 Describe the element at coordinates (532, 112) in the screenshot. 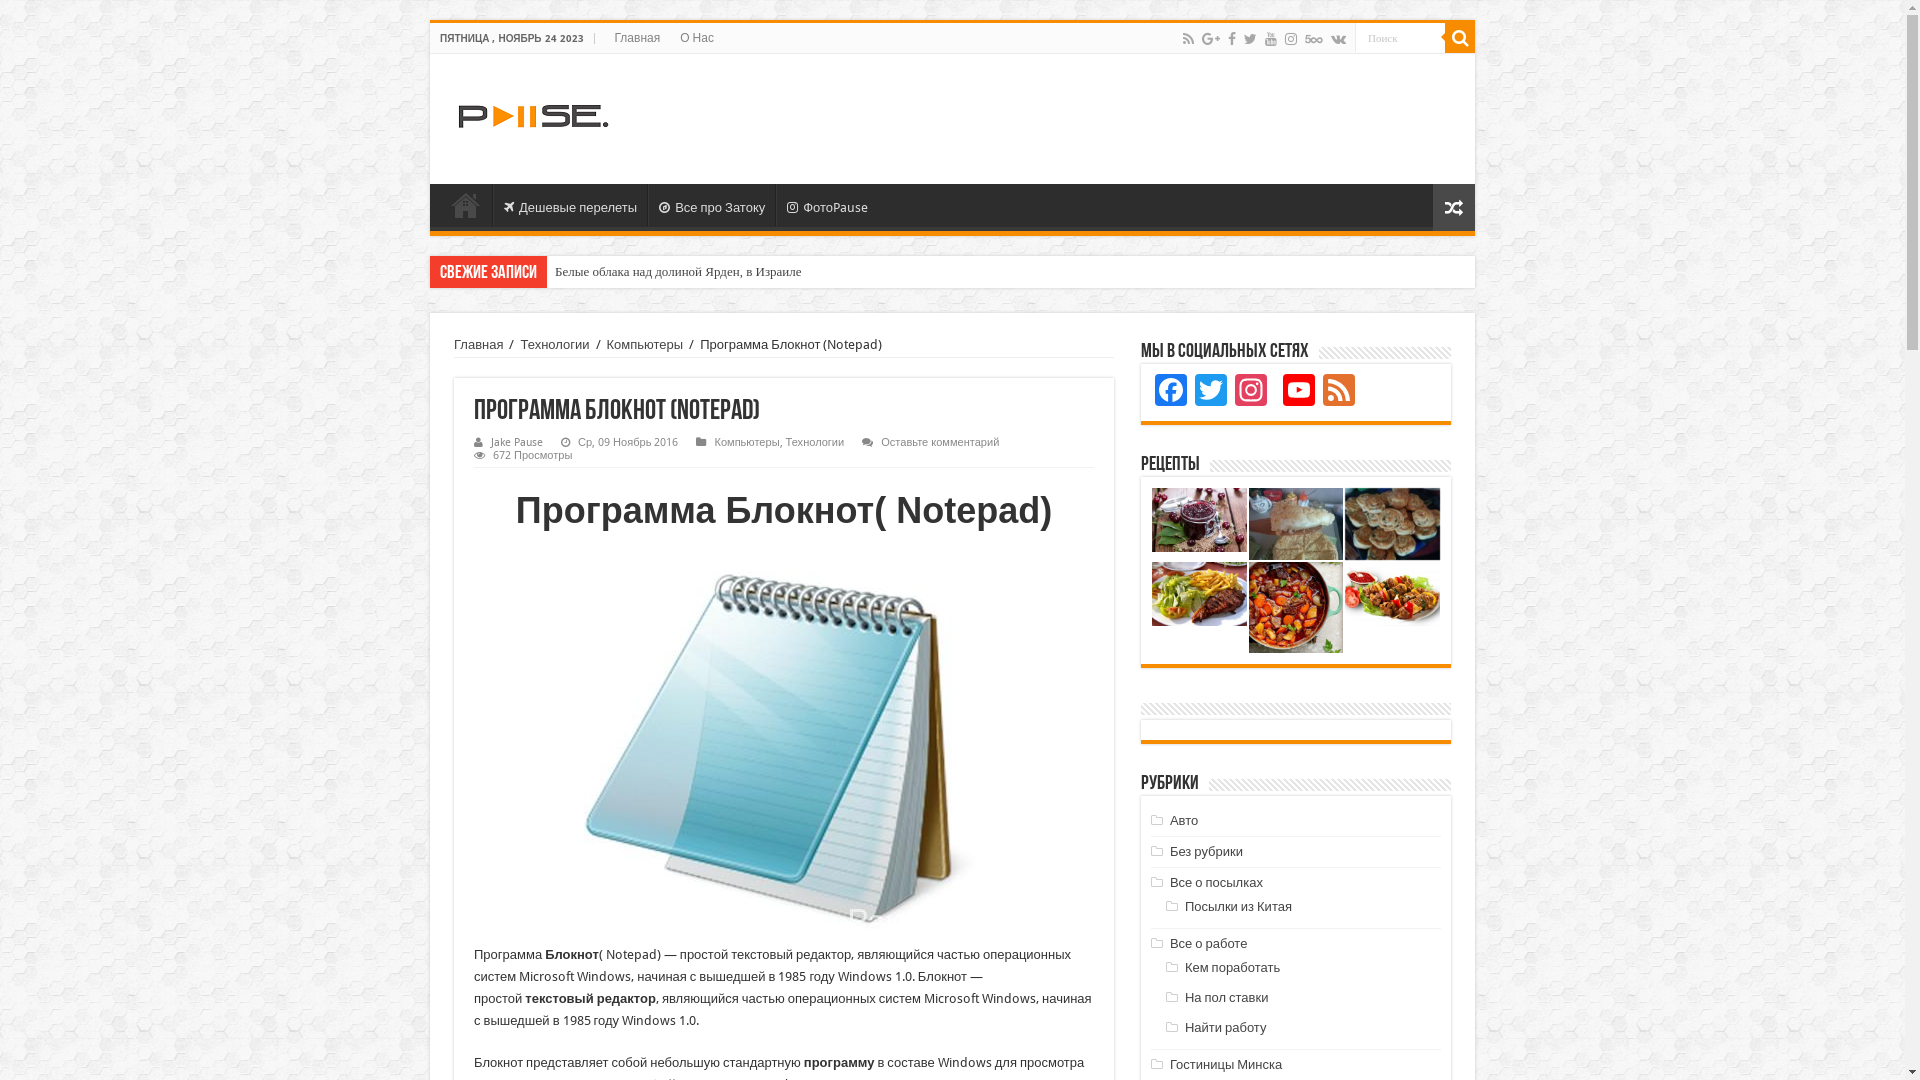

I see `'Pause.By'` at that location.